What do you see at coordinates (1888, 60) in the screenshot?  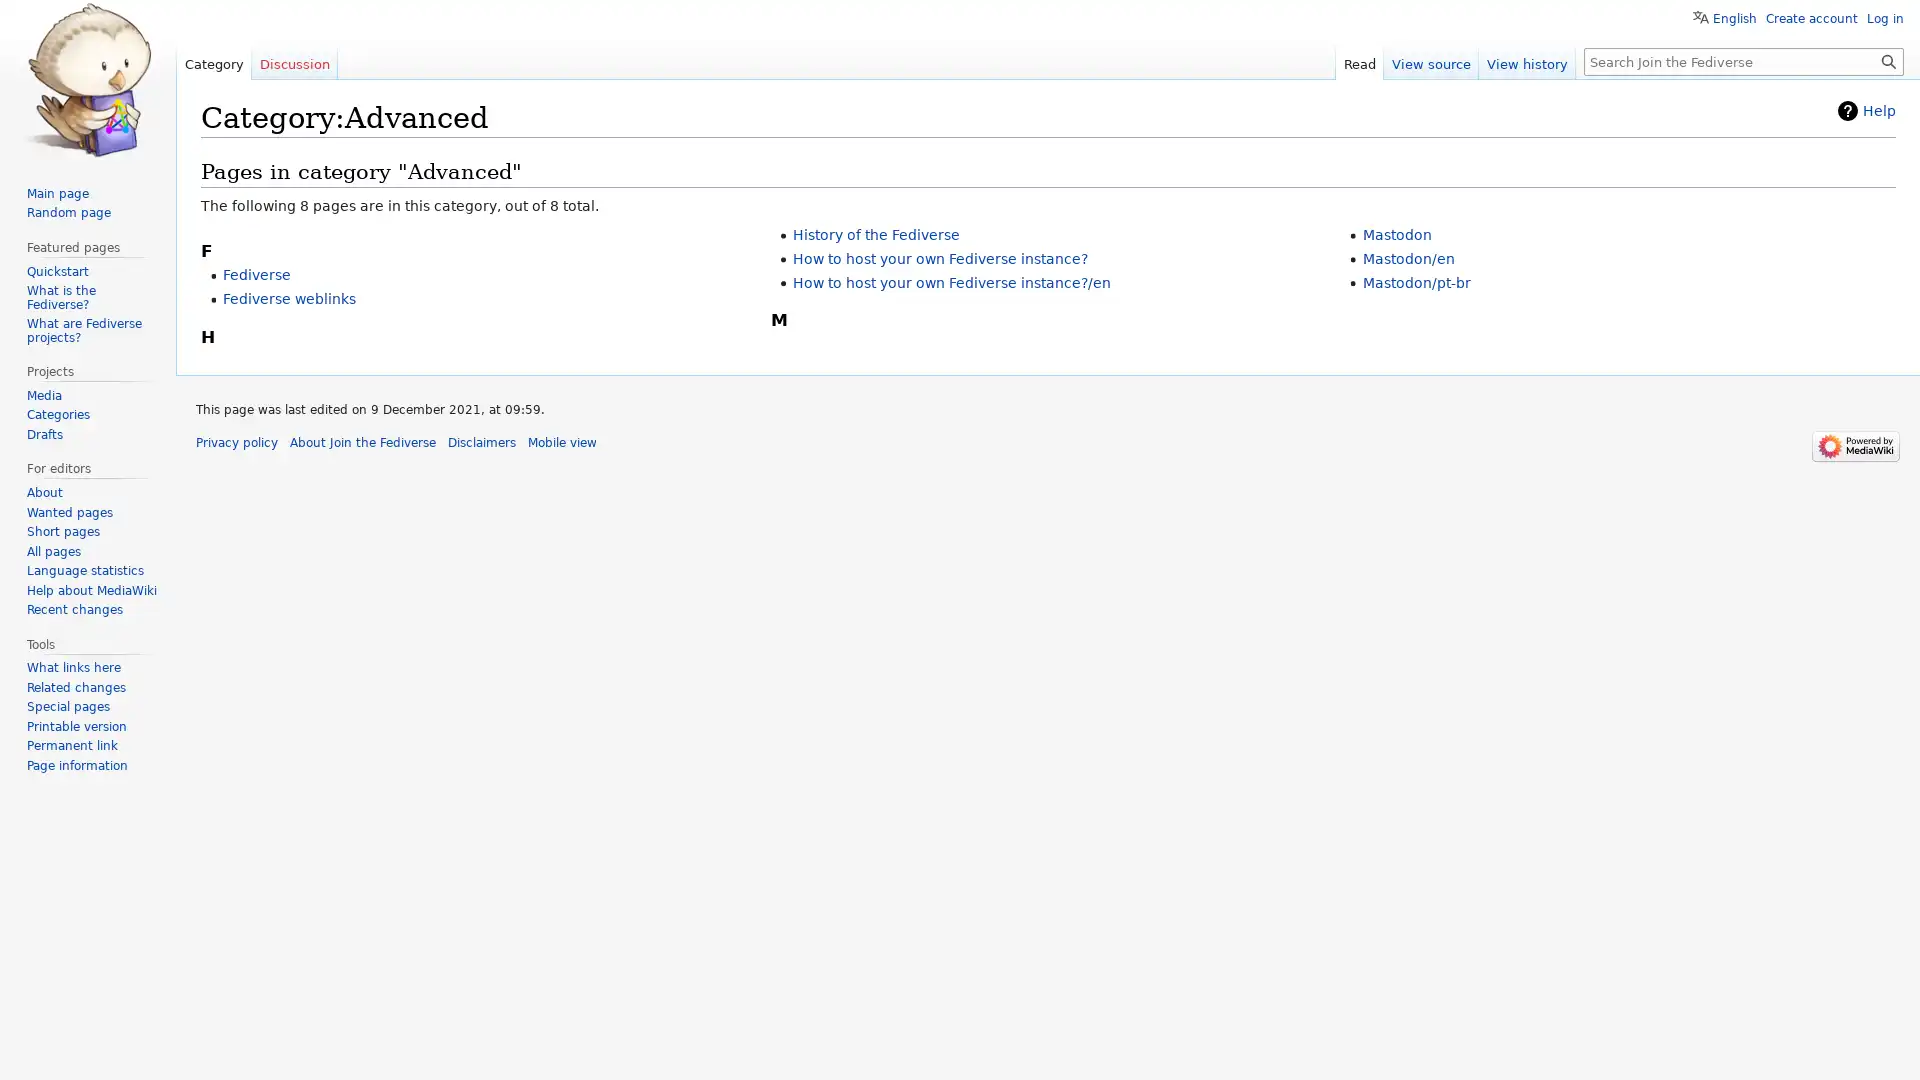 I see `Go` at bounding box center [1888, 60].